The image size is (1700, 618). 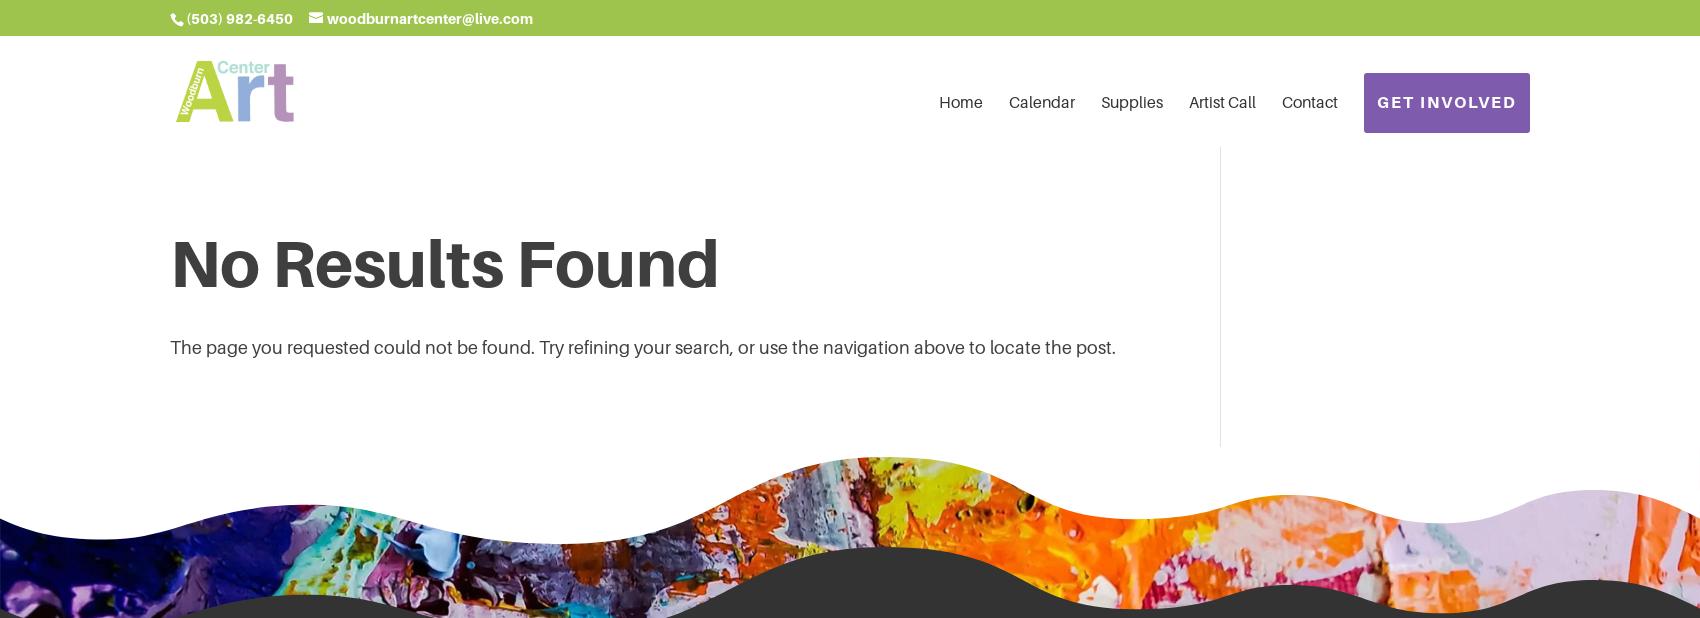 What do you see at coordinates (1040, 101) in the screenshot?
I see `'Calendar'` at bounding box center [1040, 101].